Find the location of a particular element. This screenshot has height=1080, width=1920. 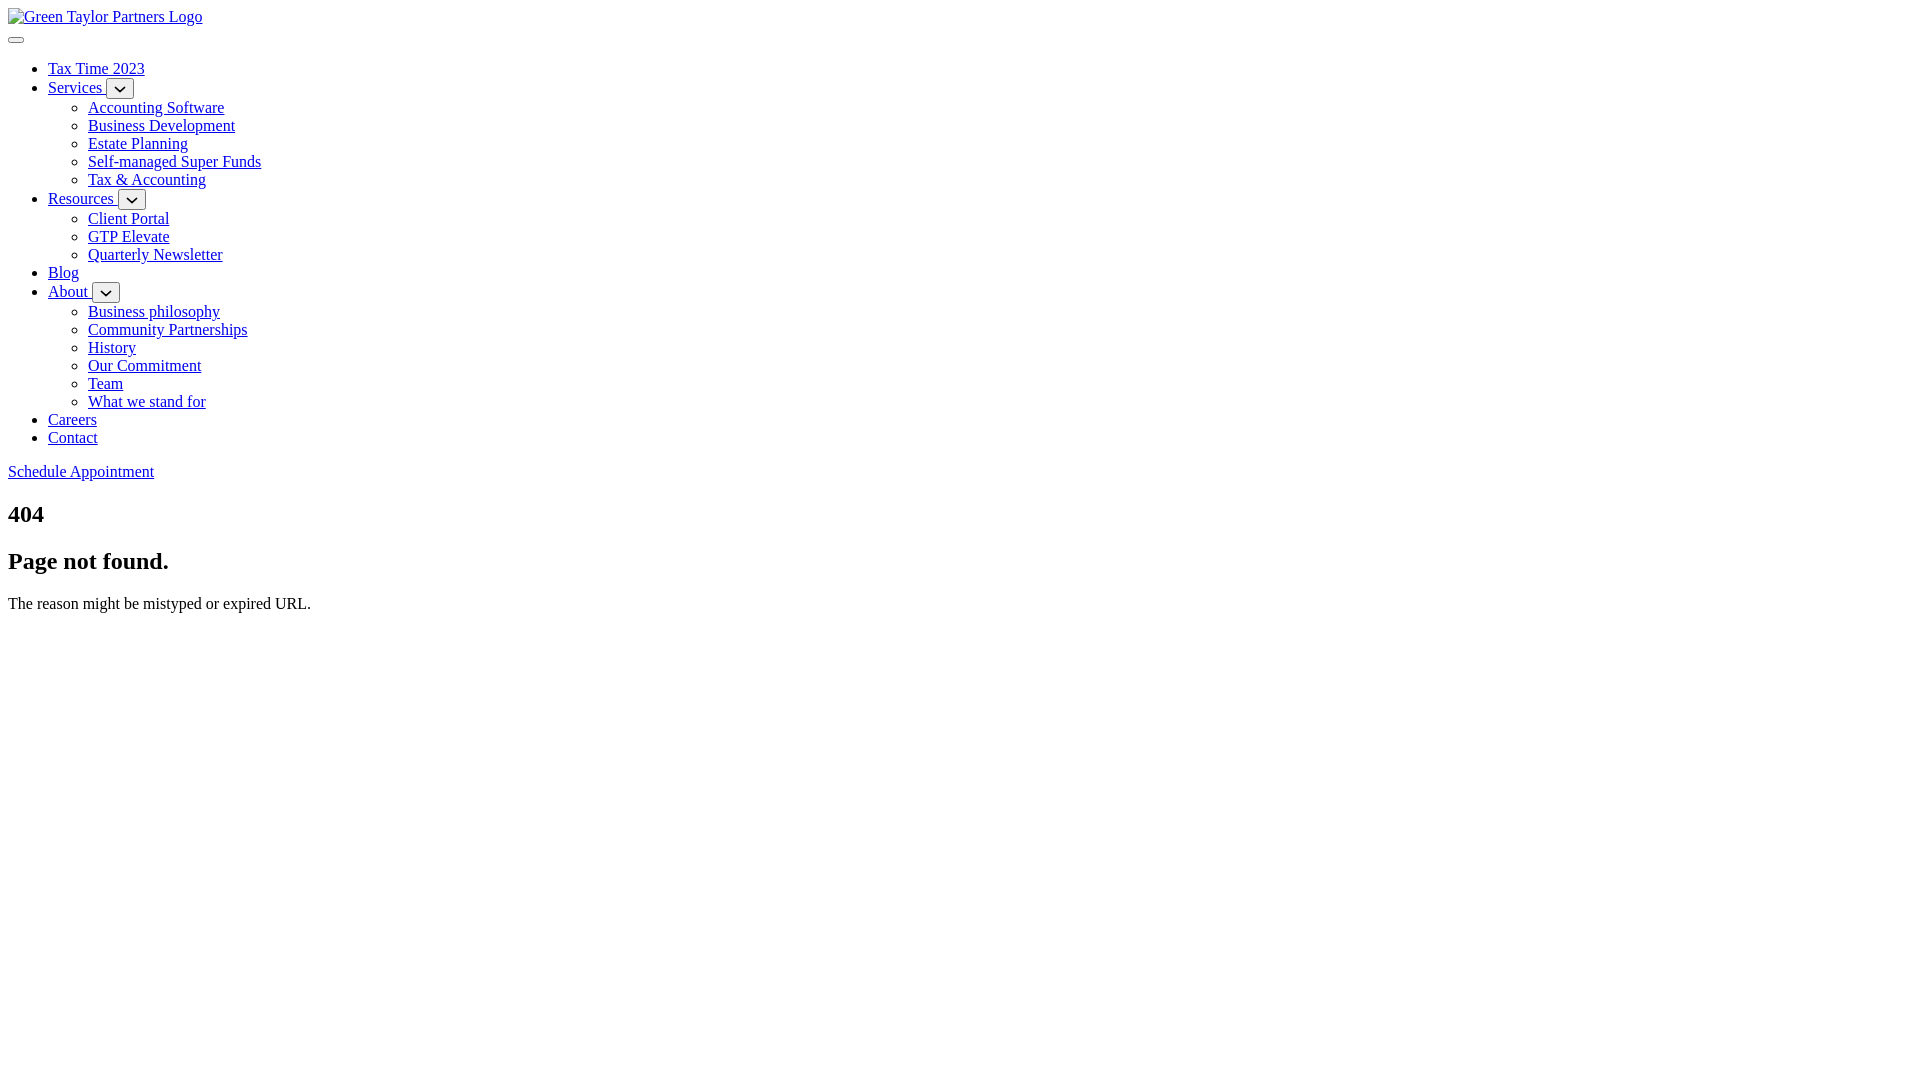

'Tax Time 2023' is located at coordinates (95, 67).